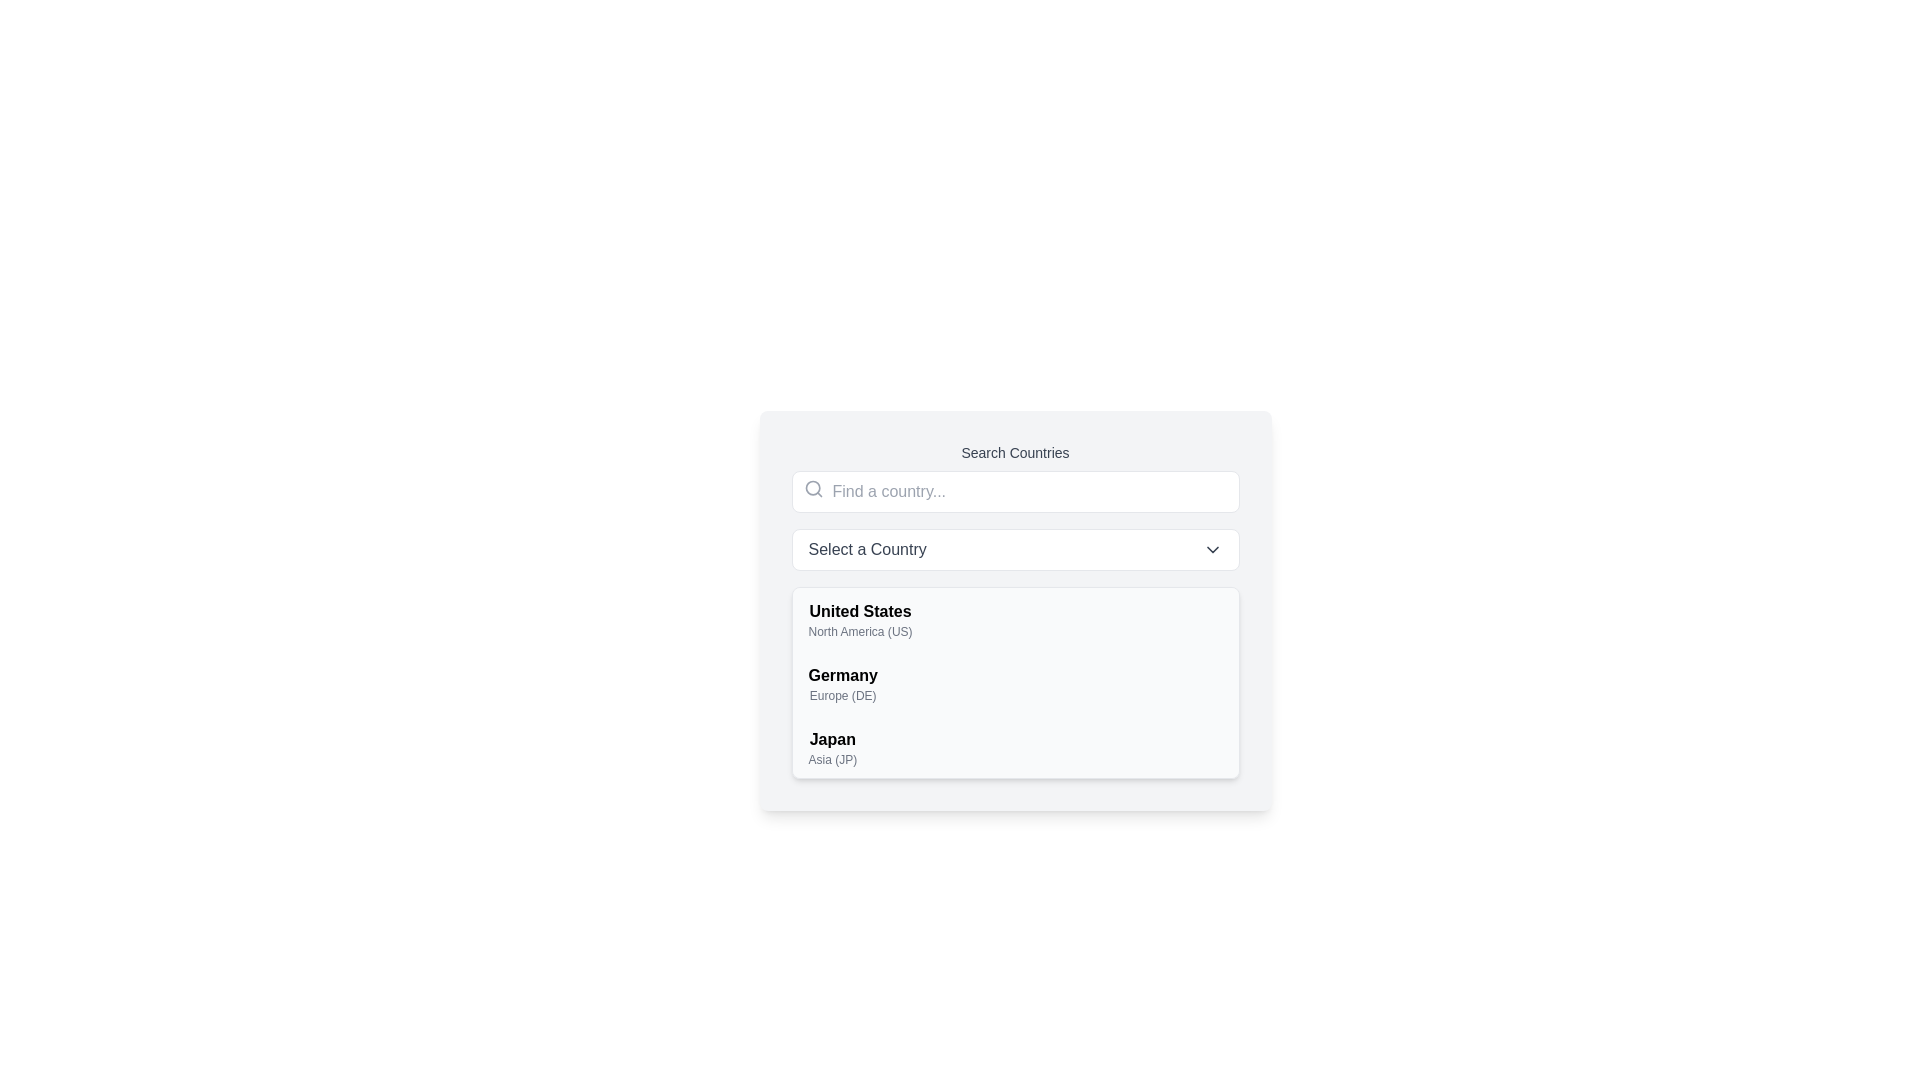 This screenshot has height=1080, width=1920. Describe the element at coordinates (813, 489) in the screenshot. I see `the circular gray magnifying glass icon located on the left side of the search input field` at that location.